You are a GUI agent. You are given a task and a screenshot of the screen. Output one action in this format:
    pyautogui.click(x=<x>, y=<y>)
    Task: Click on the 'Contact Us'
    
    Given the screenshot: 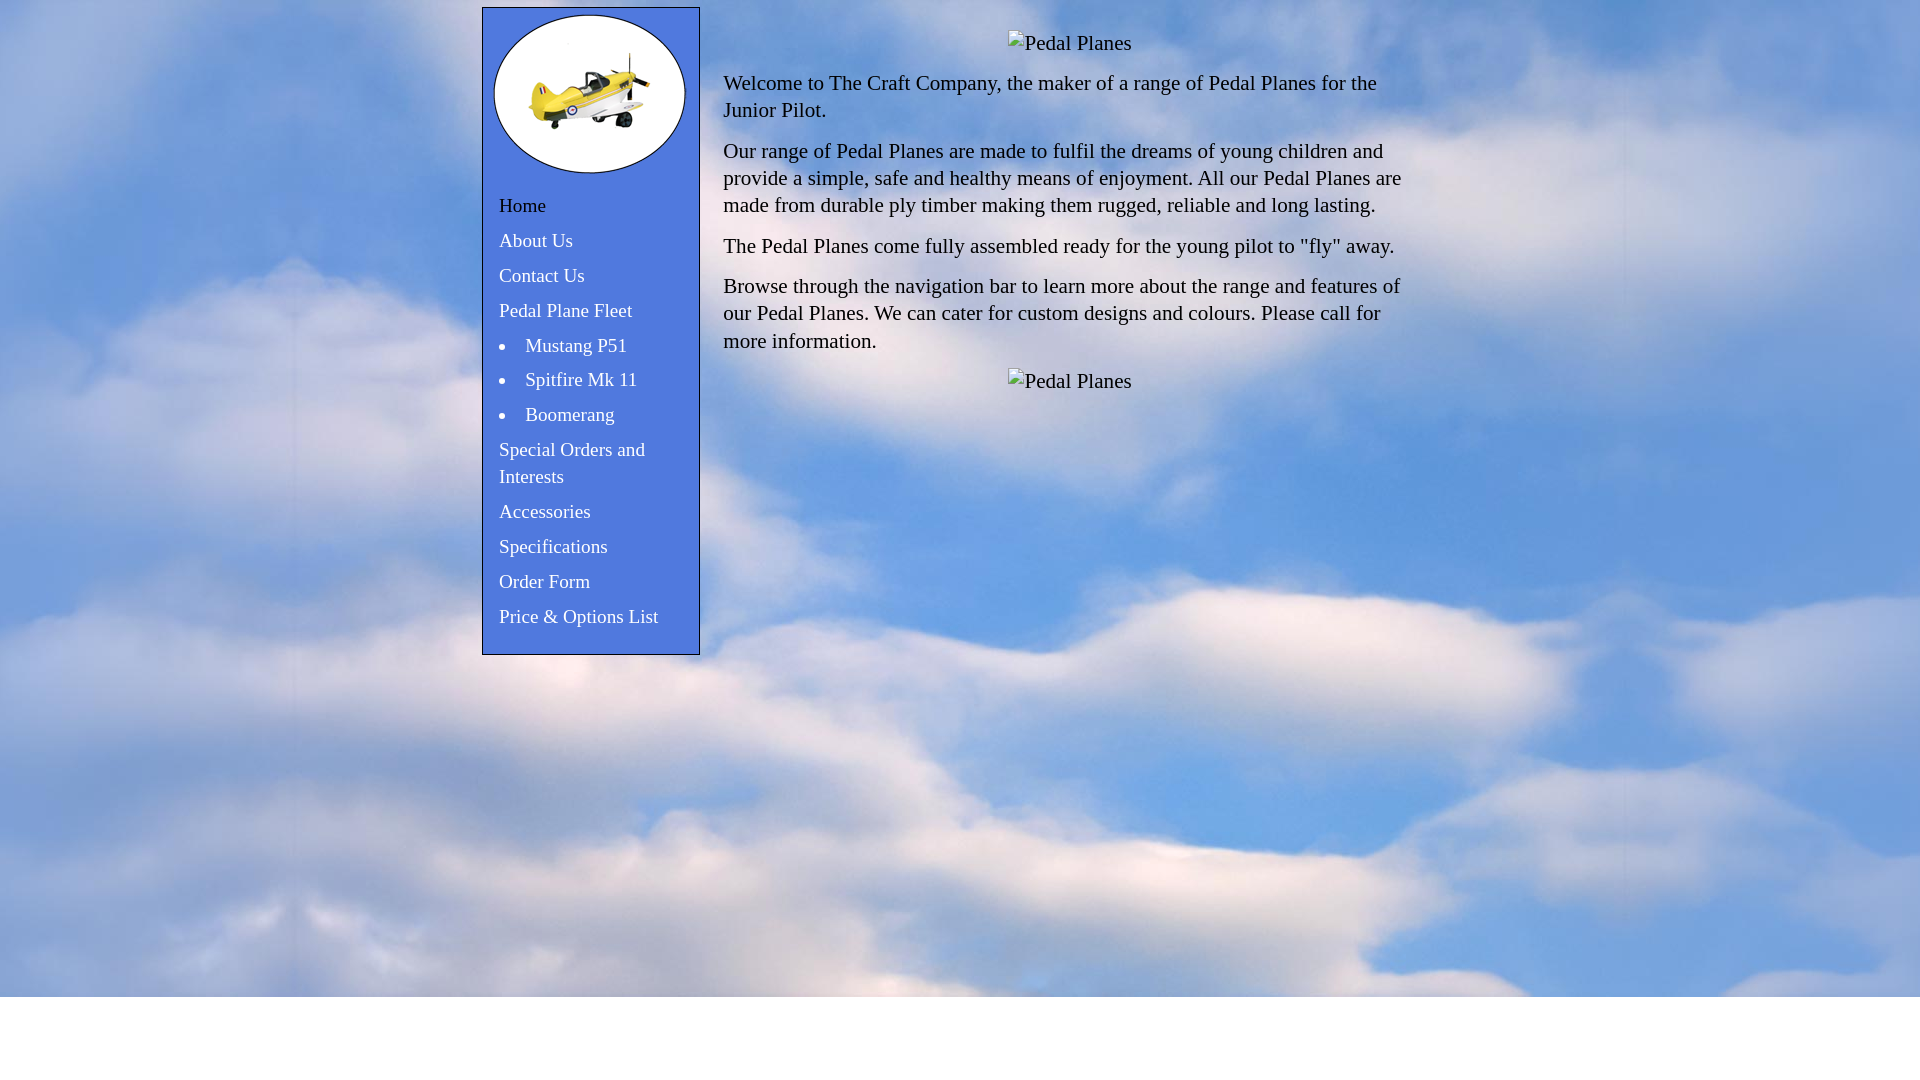 What is the action you would take?
    pyautogui.click(x=499, y=275)
    